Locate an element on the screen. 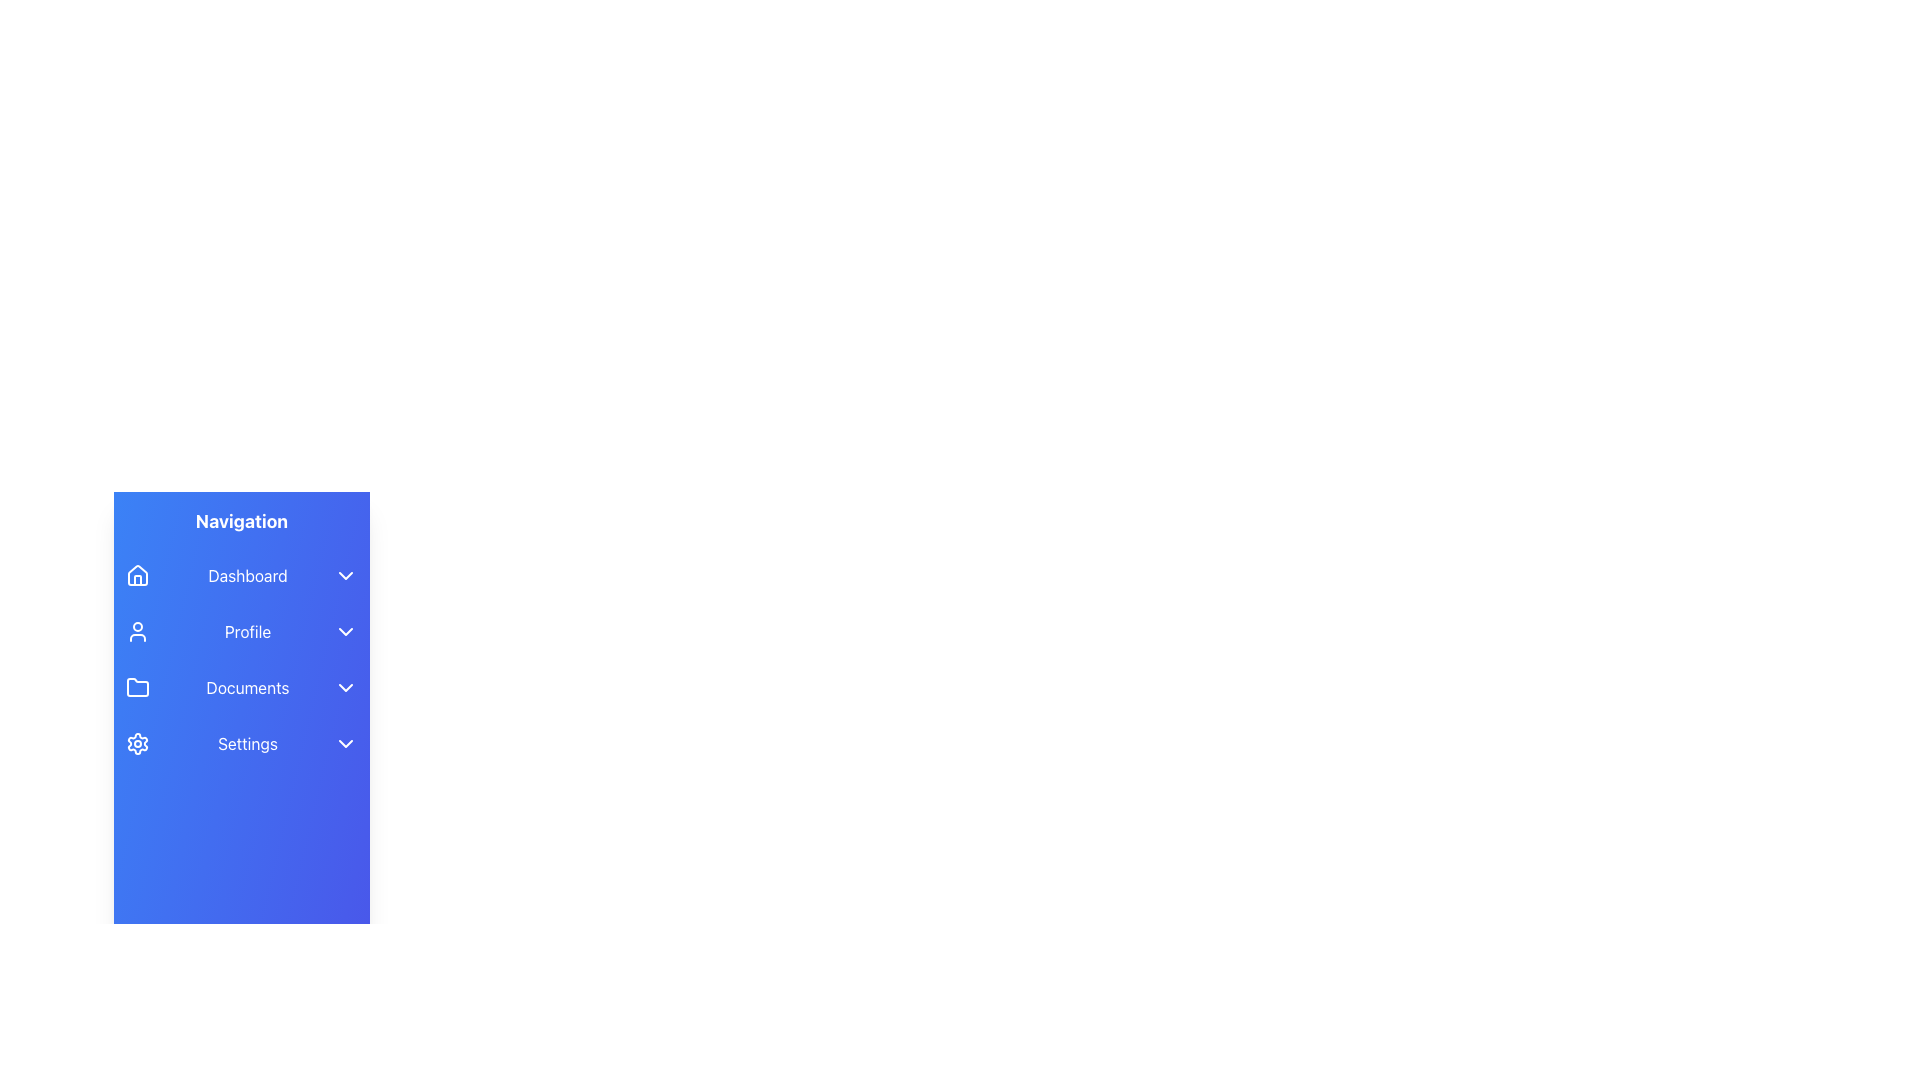 This screenshot has width=1920, height=1080. the downward-facing chevron icon located at the far right of the 'Profile' row in the navigation menu is located at coordinates (345, 632).